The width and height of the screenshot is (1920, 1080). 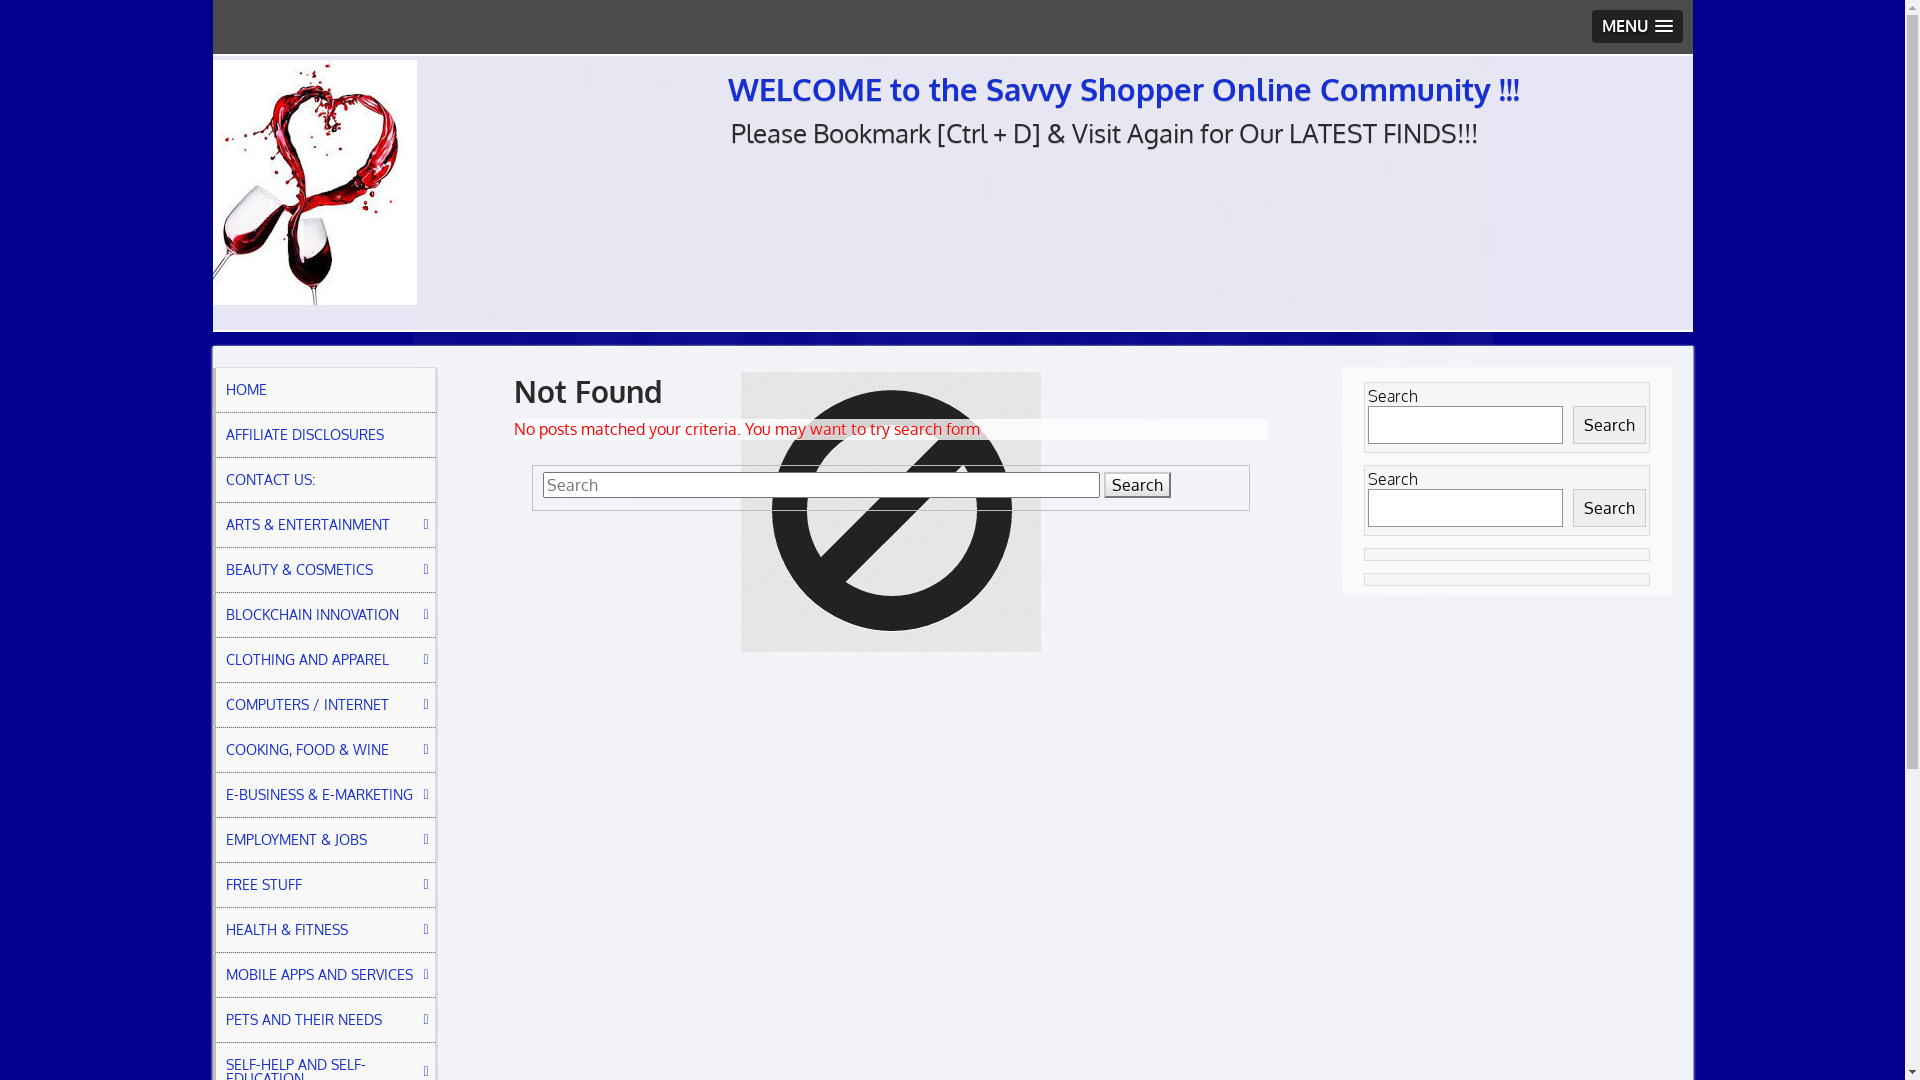 What do you see at coordinates (324, 389) in the screenshot?
I see `'HOME'` at bounding box center [324, 389].